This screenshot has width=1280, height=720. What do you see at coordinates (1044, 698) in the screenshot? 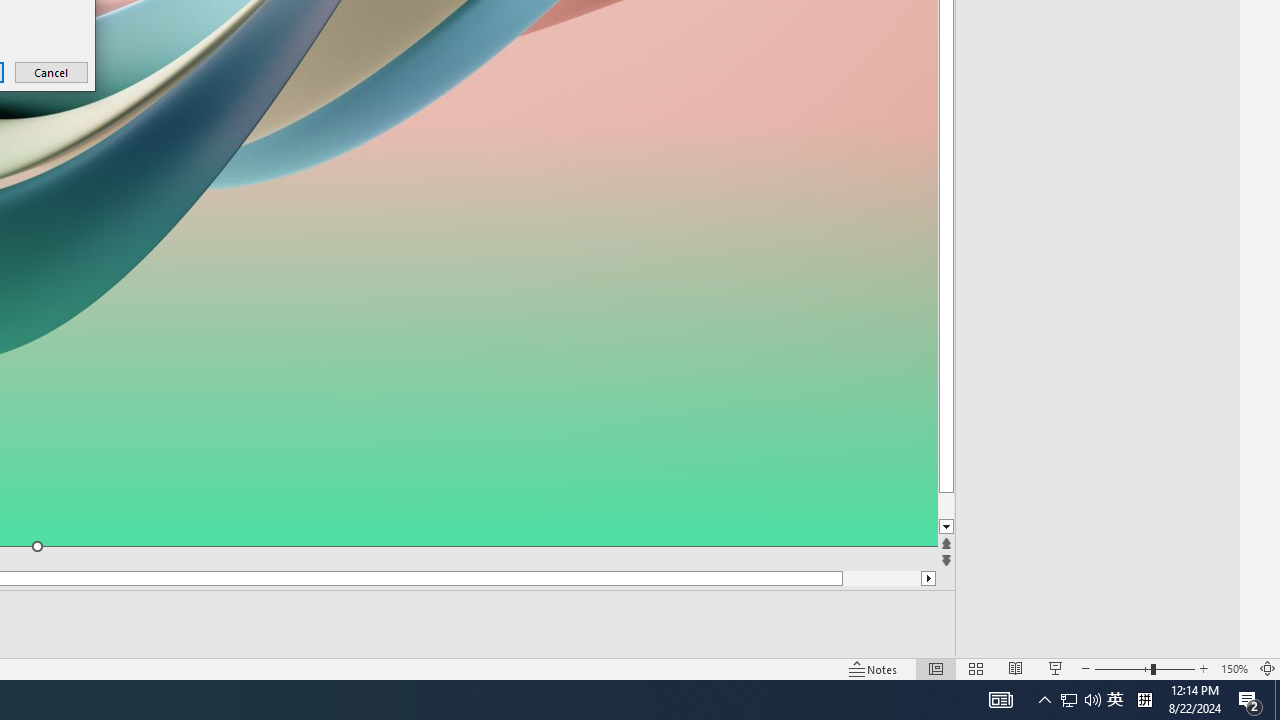
I see `'Notification Chevron'` at bounding box center [1044, 698].